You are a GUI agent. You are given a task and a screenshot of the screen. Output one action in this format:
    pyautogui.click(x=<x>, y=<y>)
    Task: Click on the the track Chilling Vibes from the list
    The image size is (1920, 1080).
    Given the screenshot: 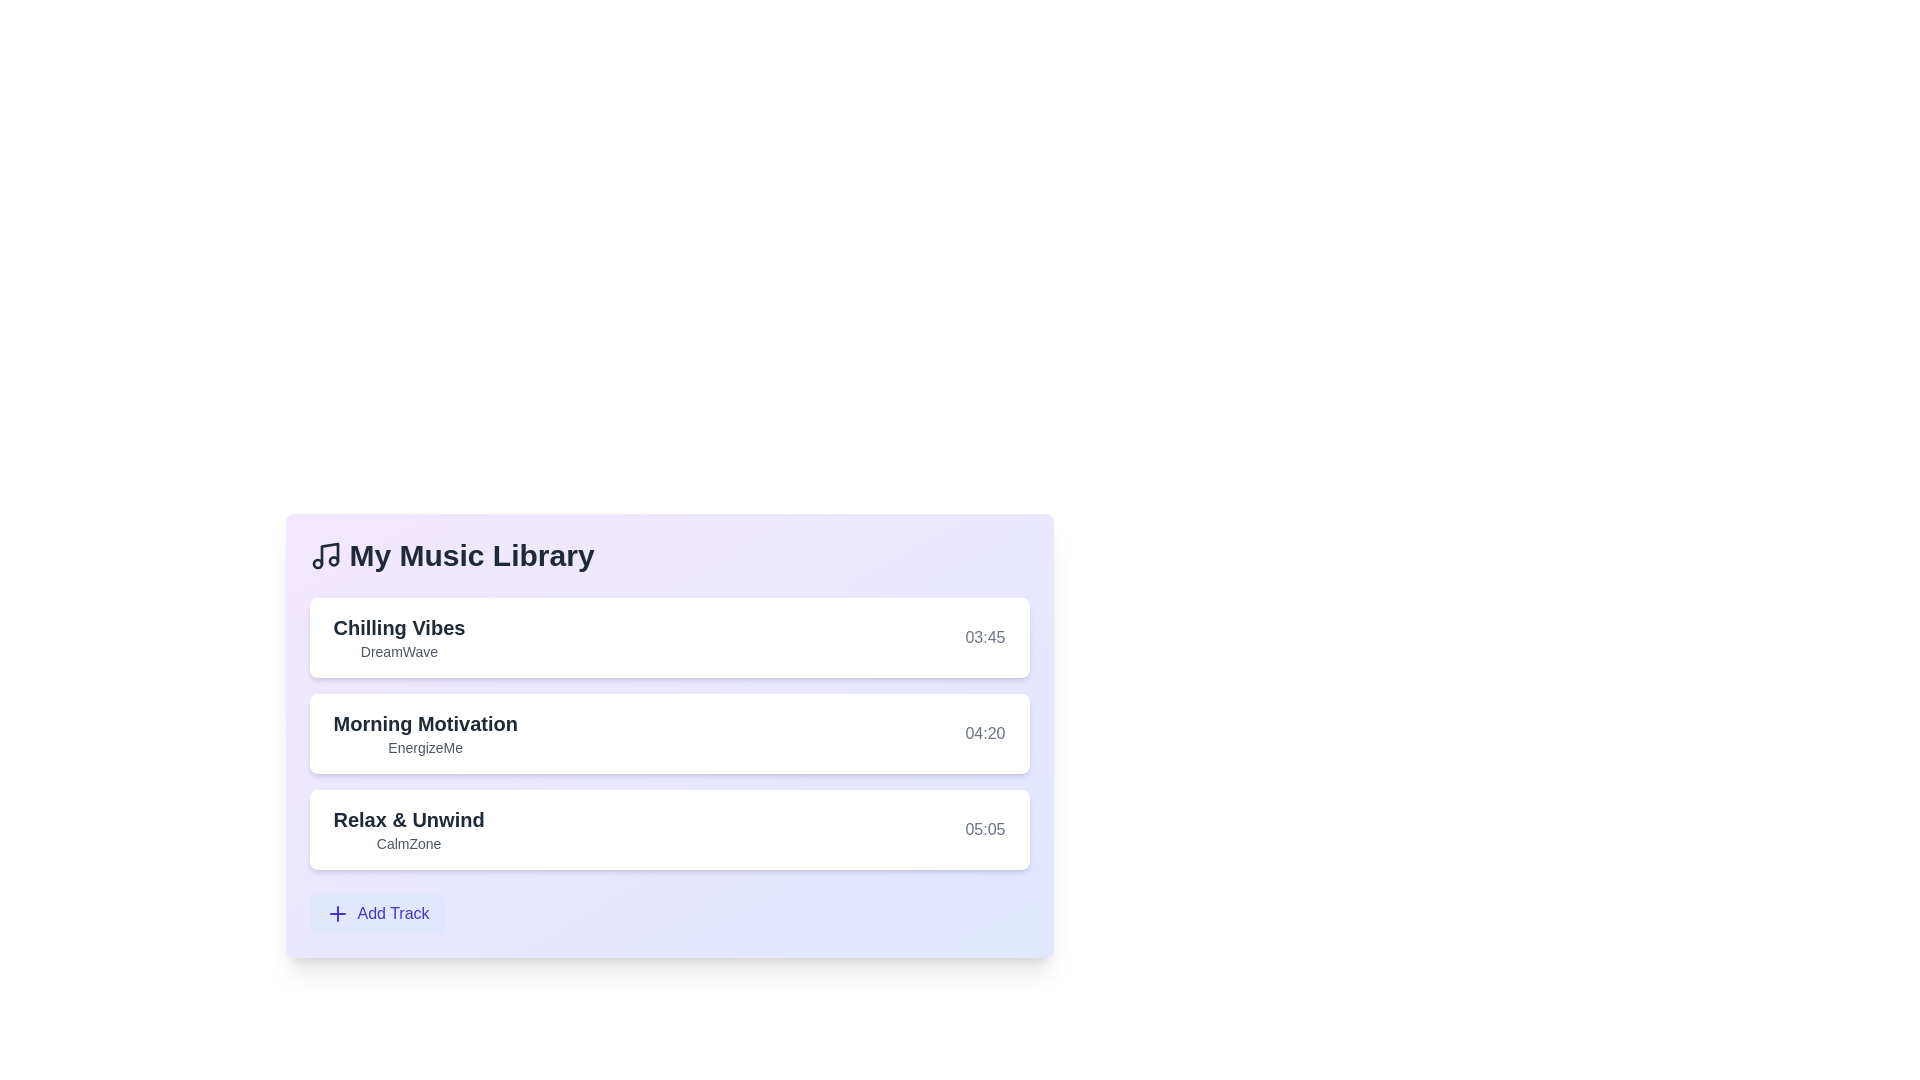 What is the action you would take?
    pyautogui.click(x=669, y=637)
    